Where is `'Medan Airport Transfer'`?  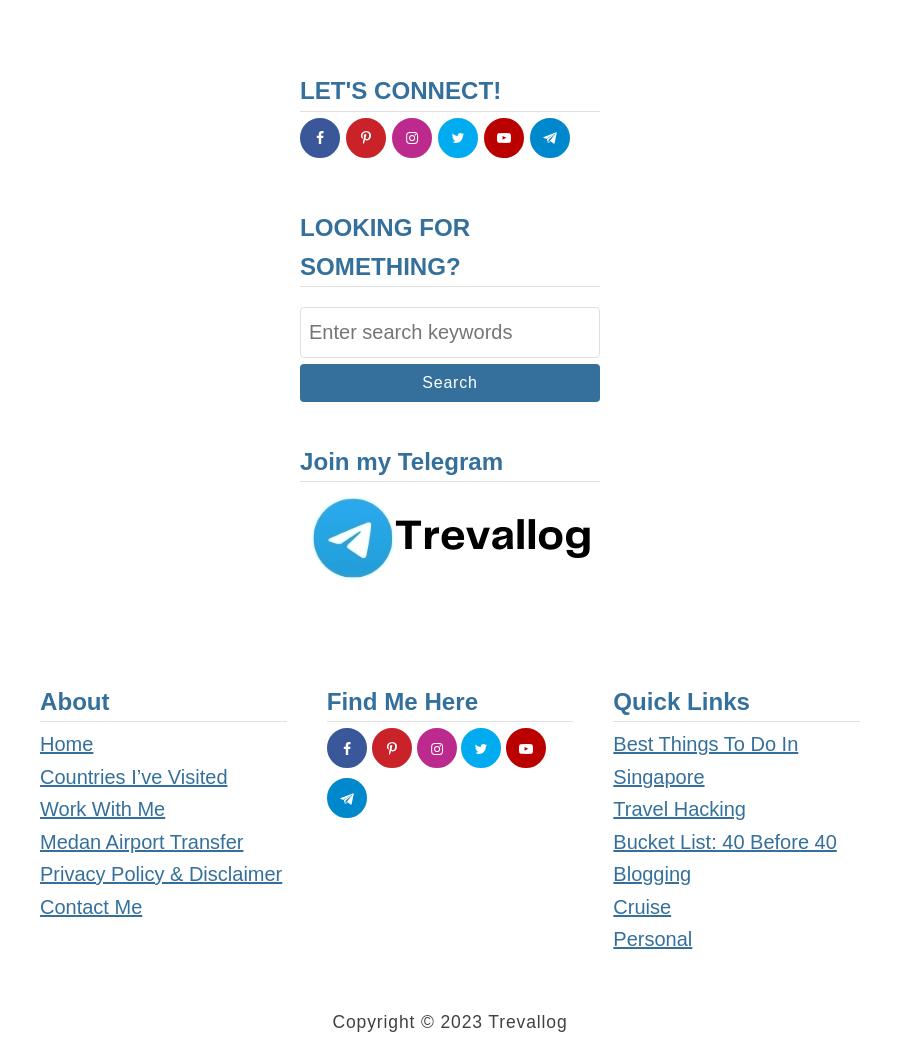
'Medan Airport Transfer' is located at coordinates (141, 839).